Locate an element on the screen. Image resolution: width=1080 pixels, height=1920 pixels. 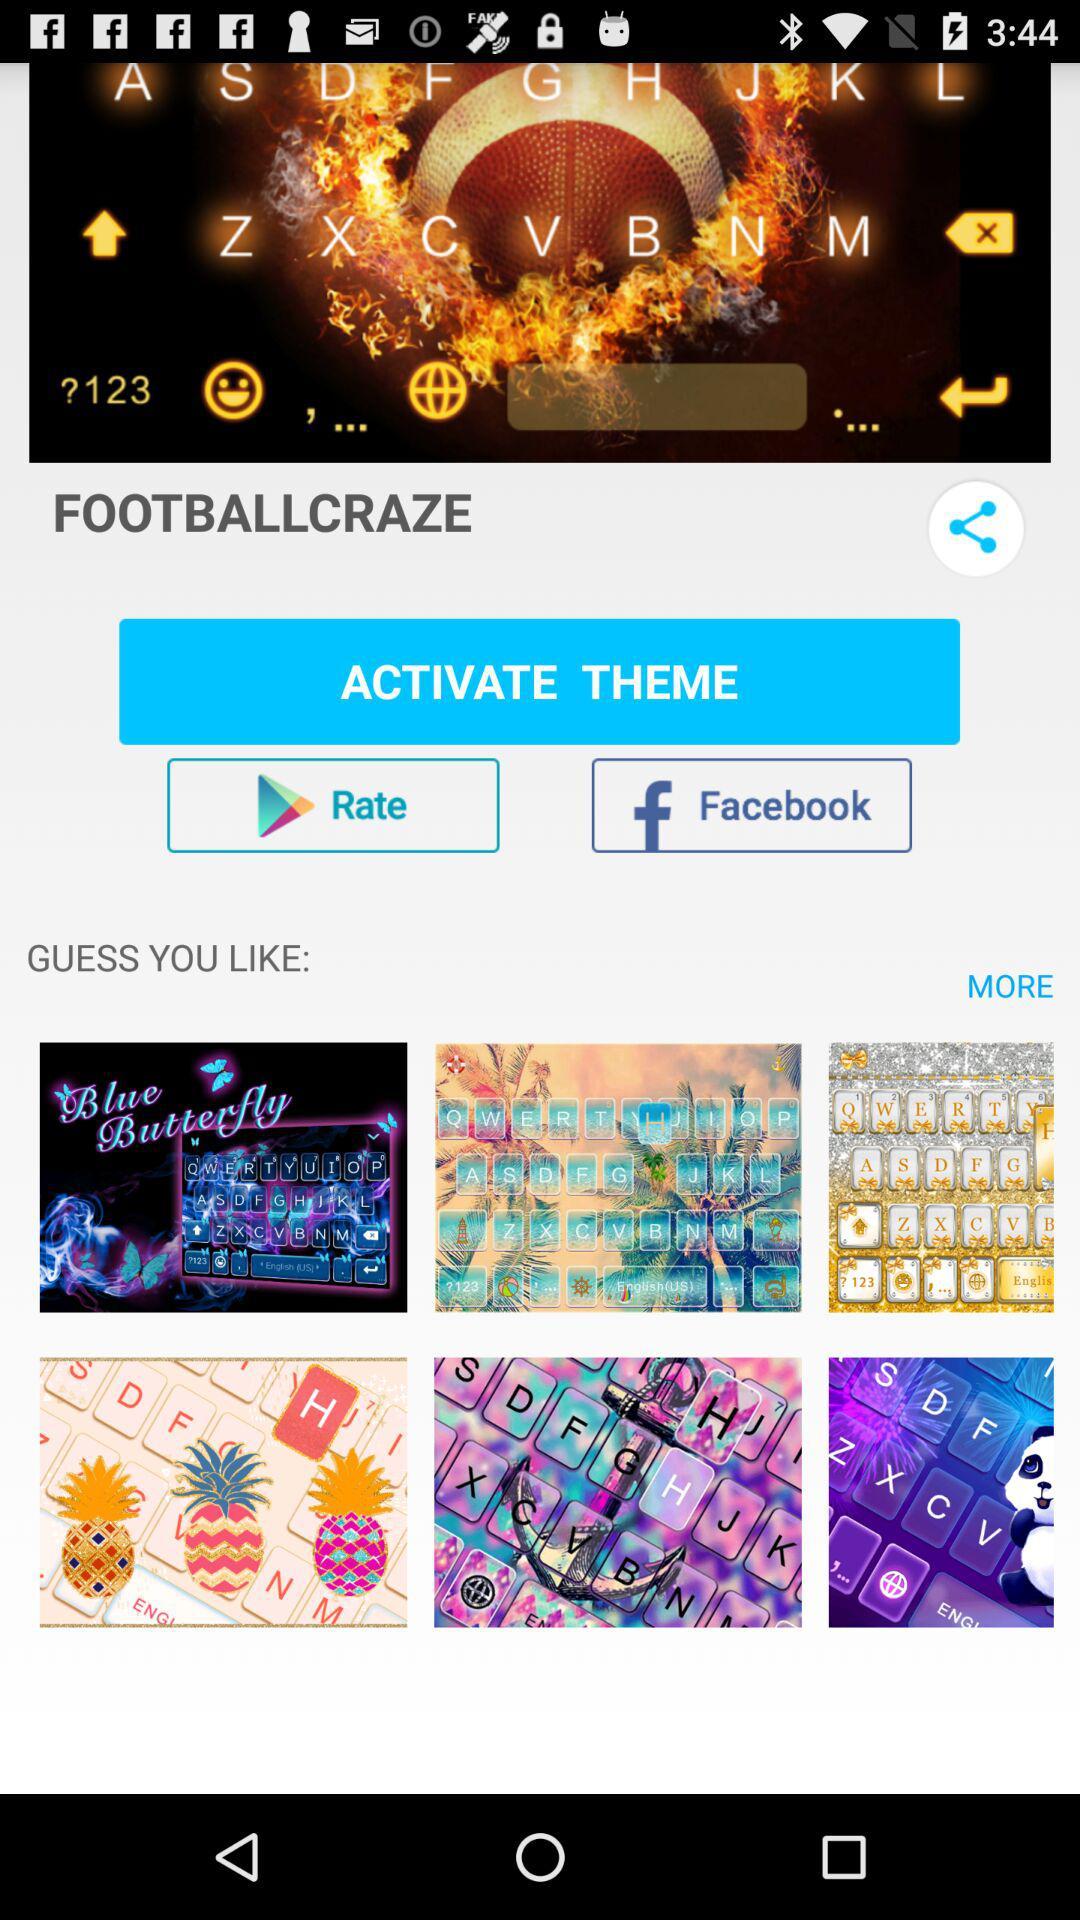
image choice is located at coordinates (616, 1177).